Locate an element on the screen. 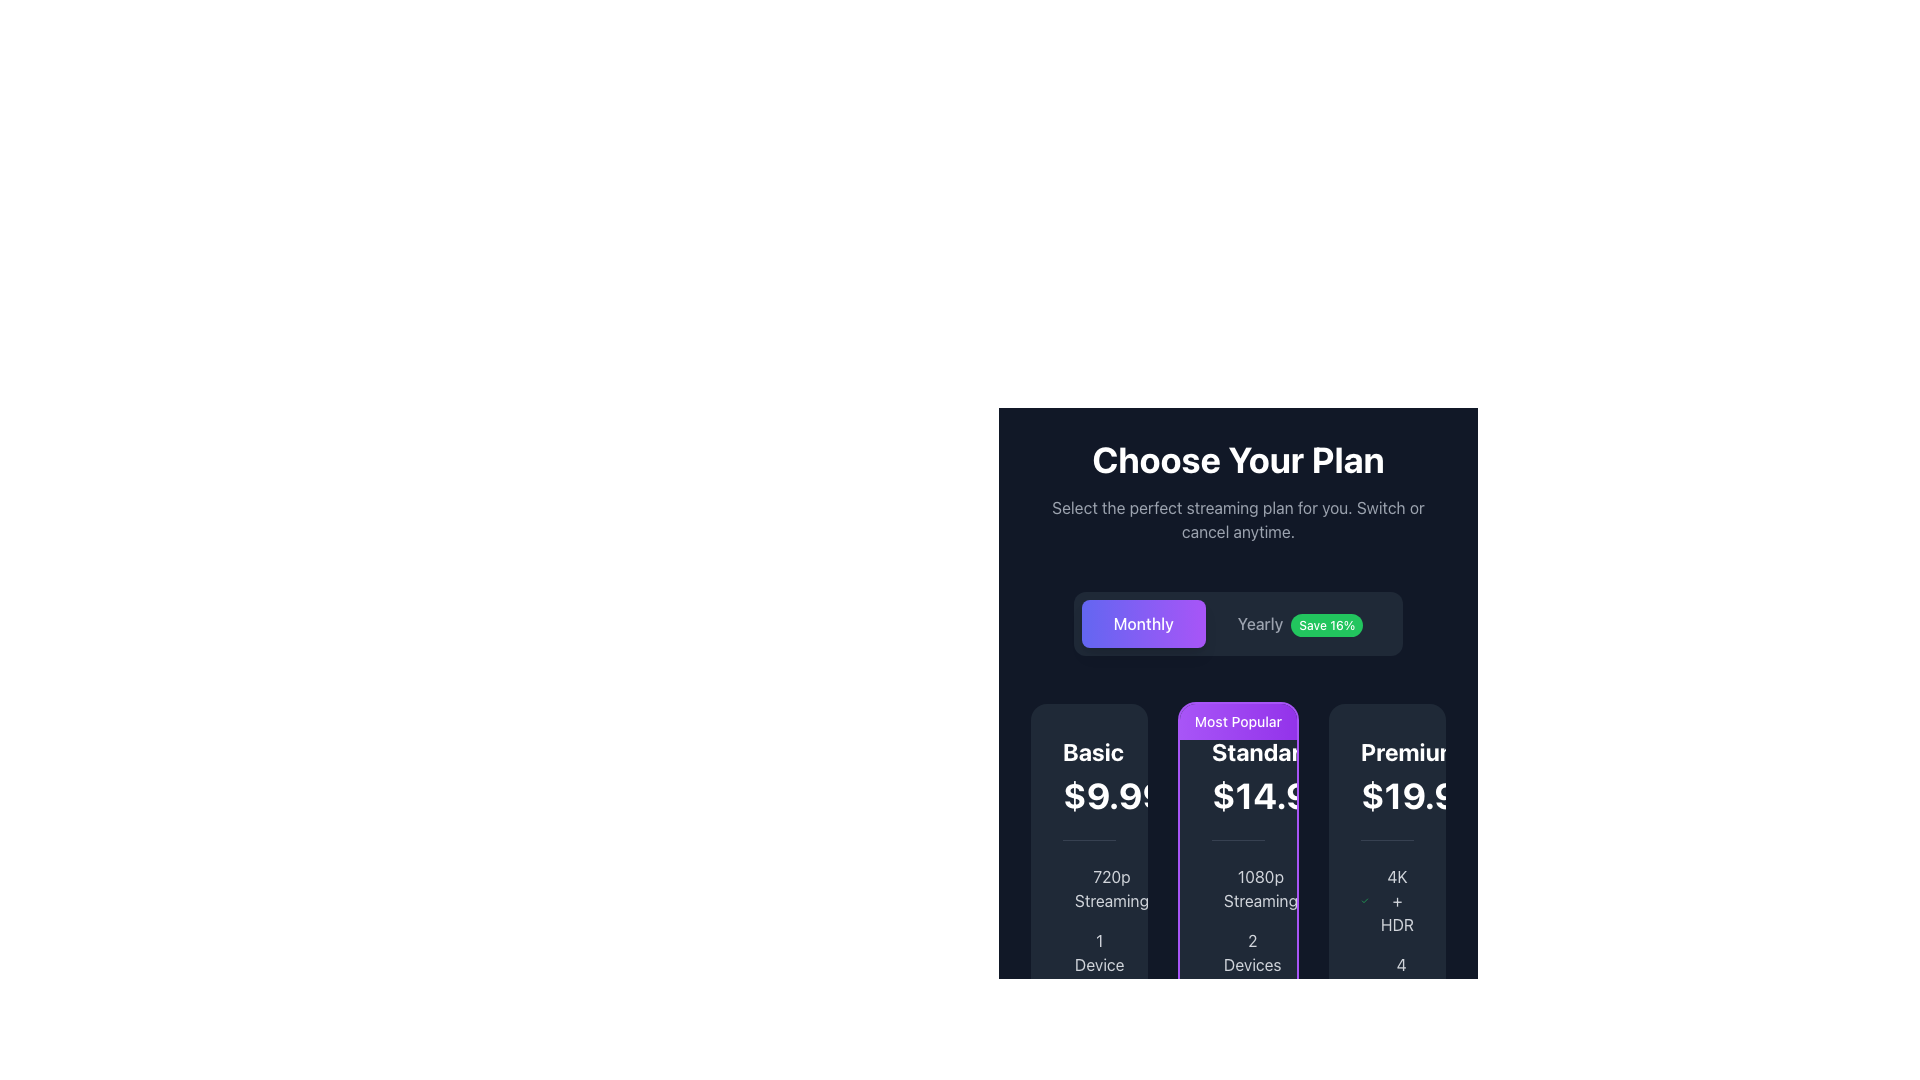 This screenshot has width=1920, height=1080. text displayed in the upper section of the 'Premium' plan card, which shows the name and monthly cost of the plan is located at coordinates (1386, 774).